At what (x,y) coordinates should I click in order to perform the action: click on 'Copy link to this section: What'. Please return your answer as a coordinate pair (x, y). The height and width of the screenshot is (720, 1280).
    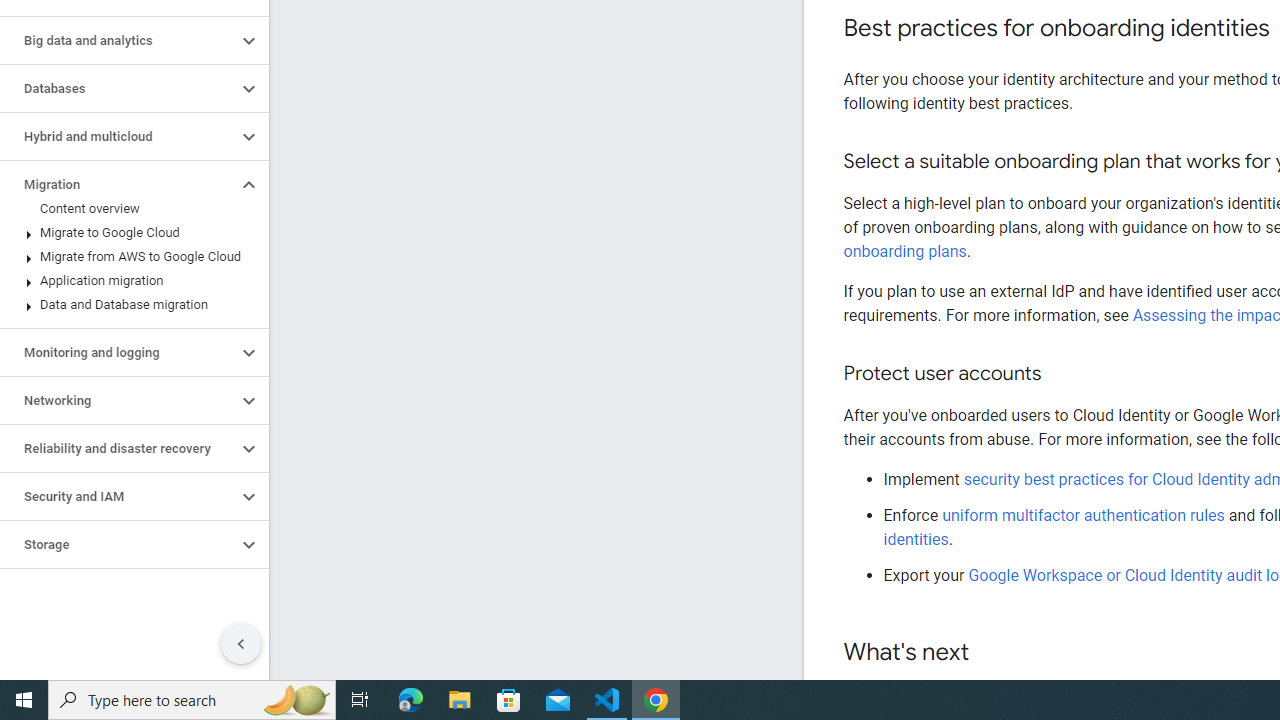
    Looking at the image, I should click on (989, 653).